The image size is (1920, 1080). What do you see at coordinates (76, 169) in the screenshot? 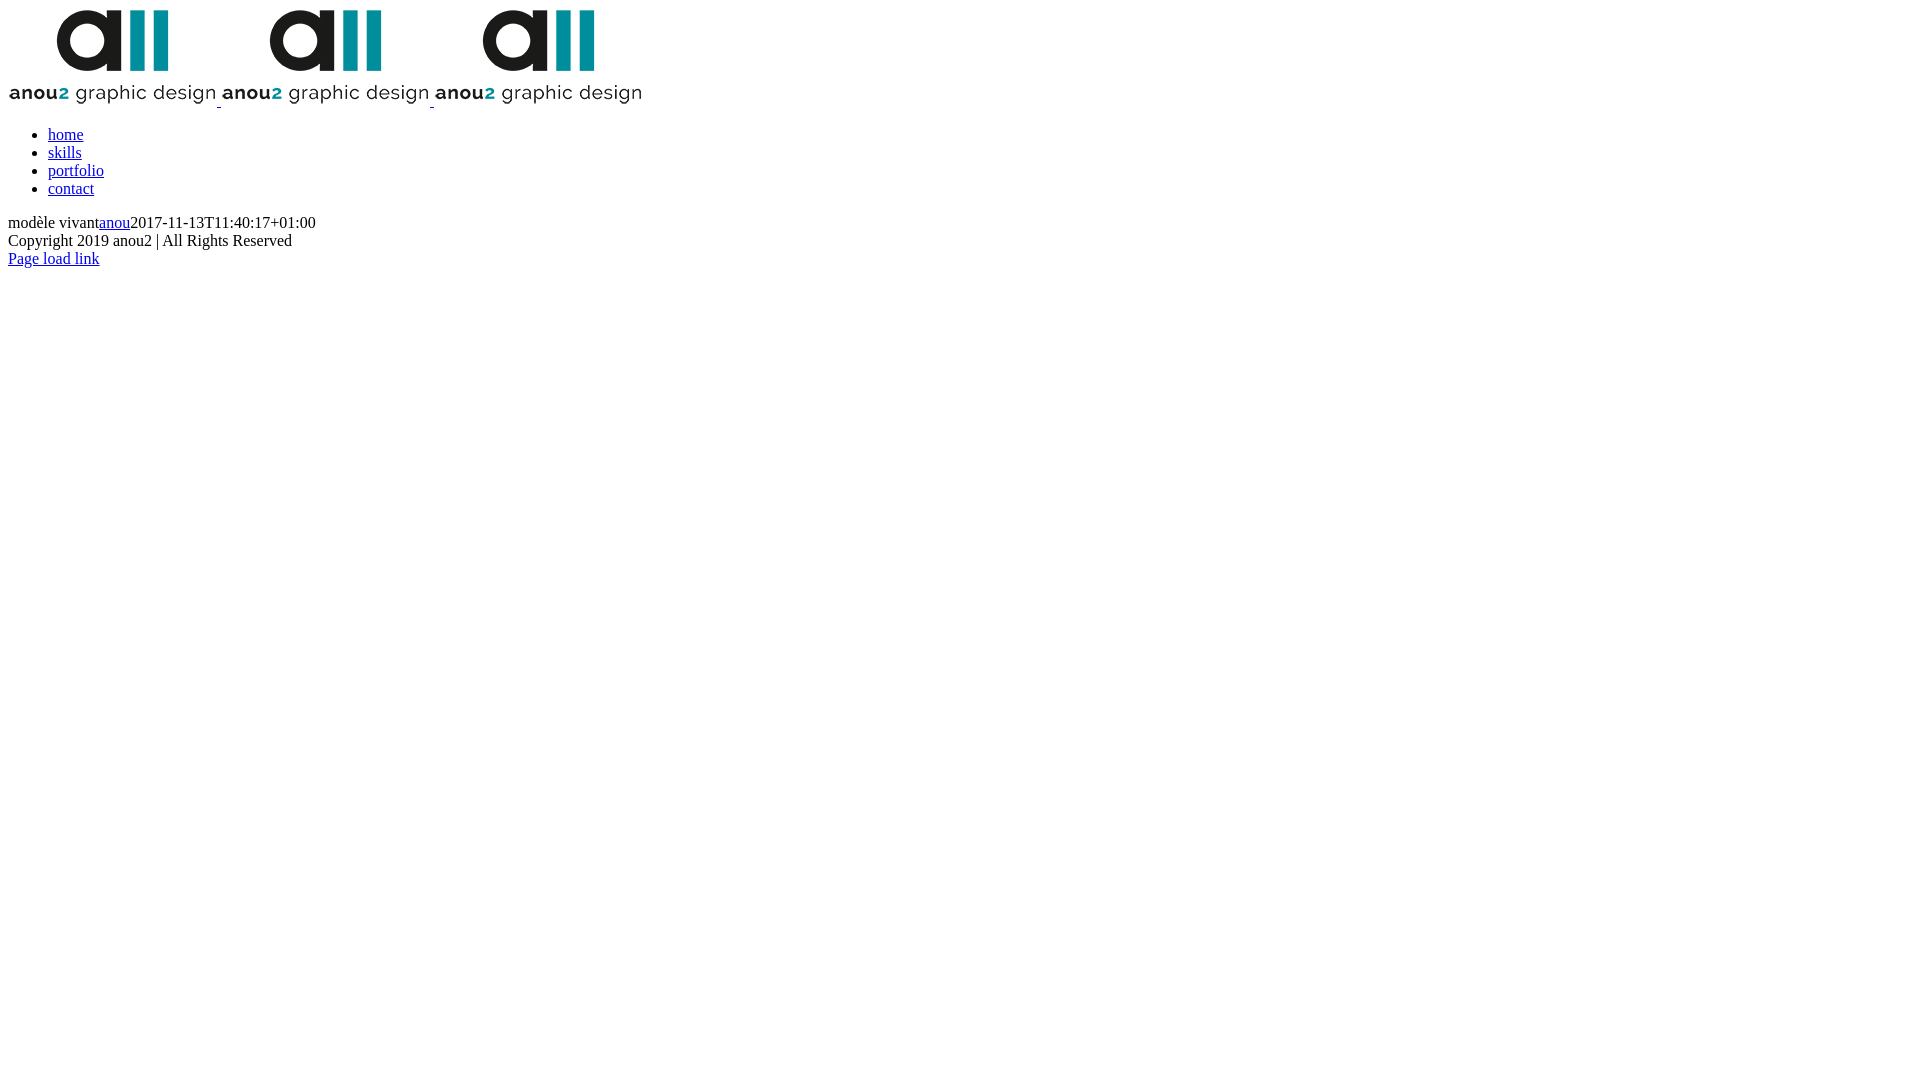
I see `'portfolio'` at bounding box center [76, 169].